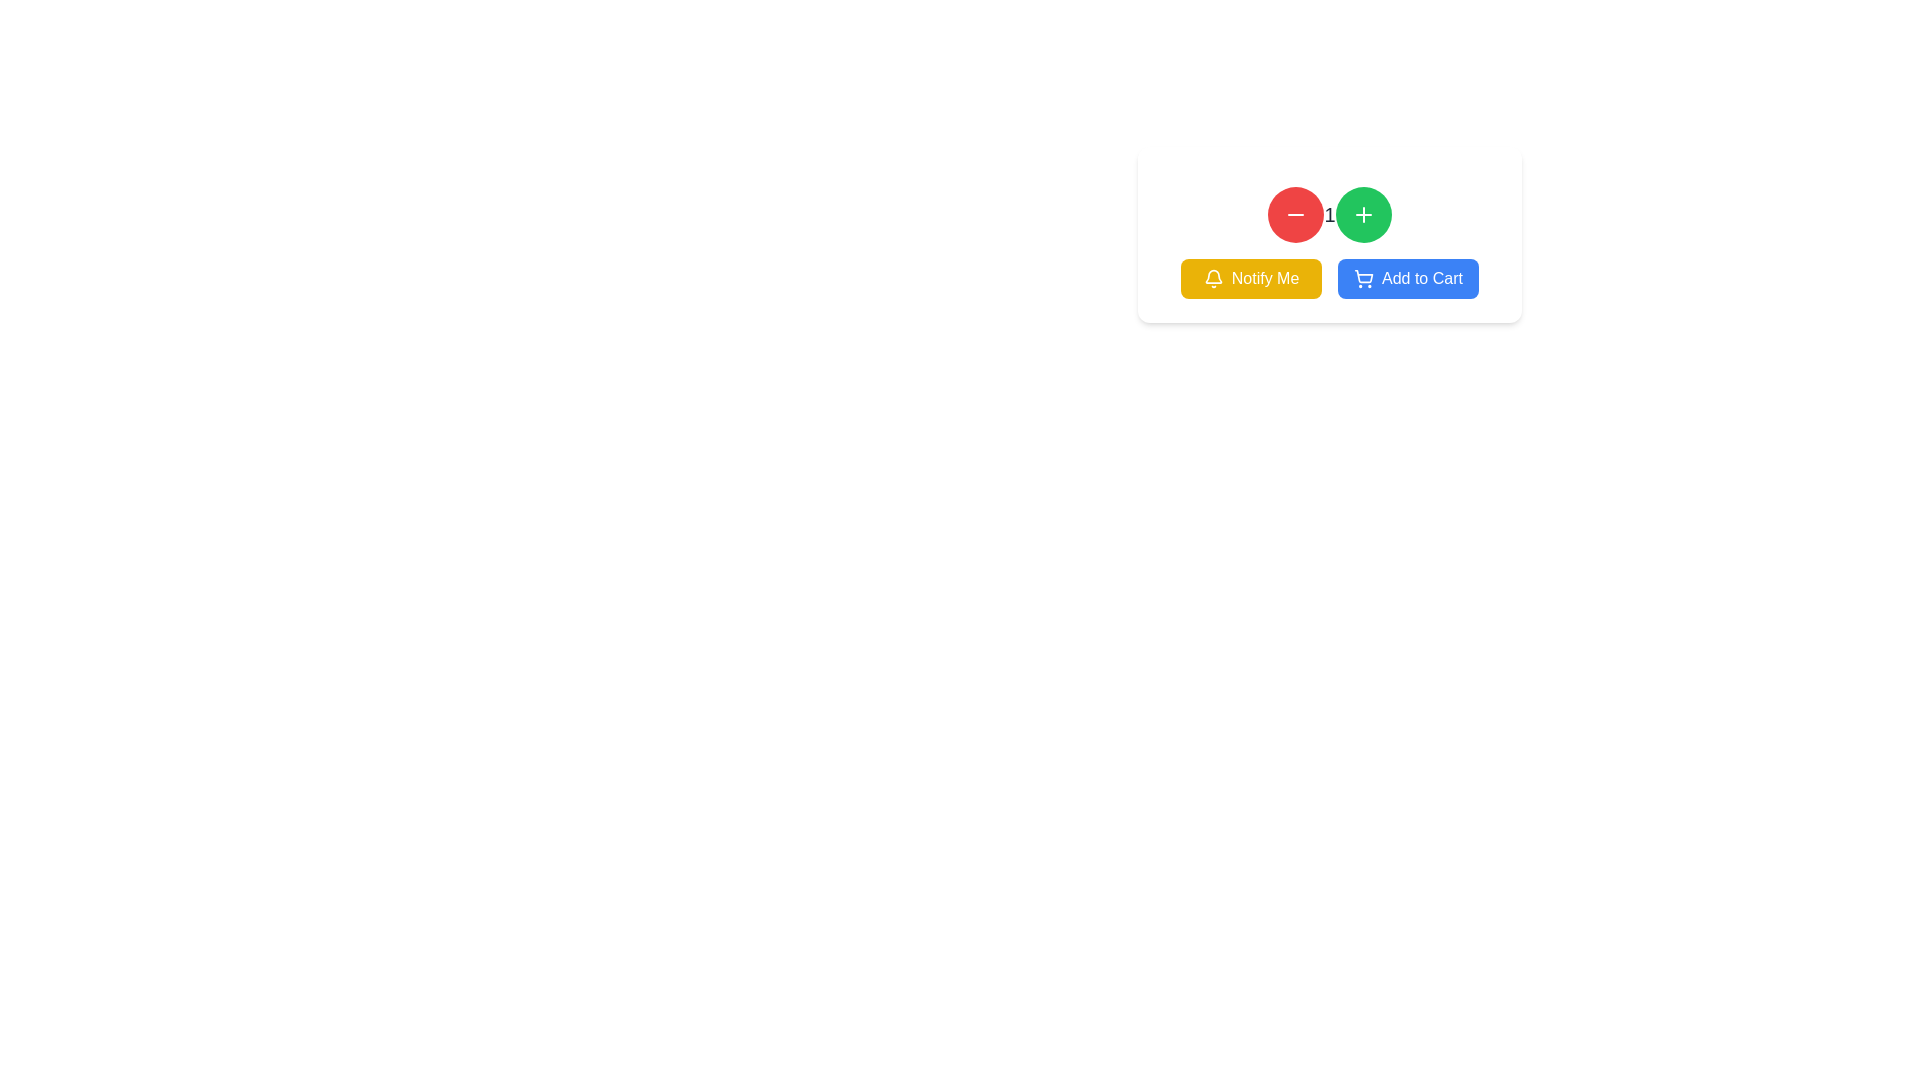 The height and width of the screenshot is (1080, 1920). What do you see at coordinates (1329, 215) in the screenshot?
I see `the prominent single-digit number '1' displayed in large gray font, which is centrally aligned between the decrement and increment buttons` at bounding box center [1329, 215].